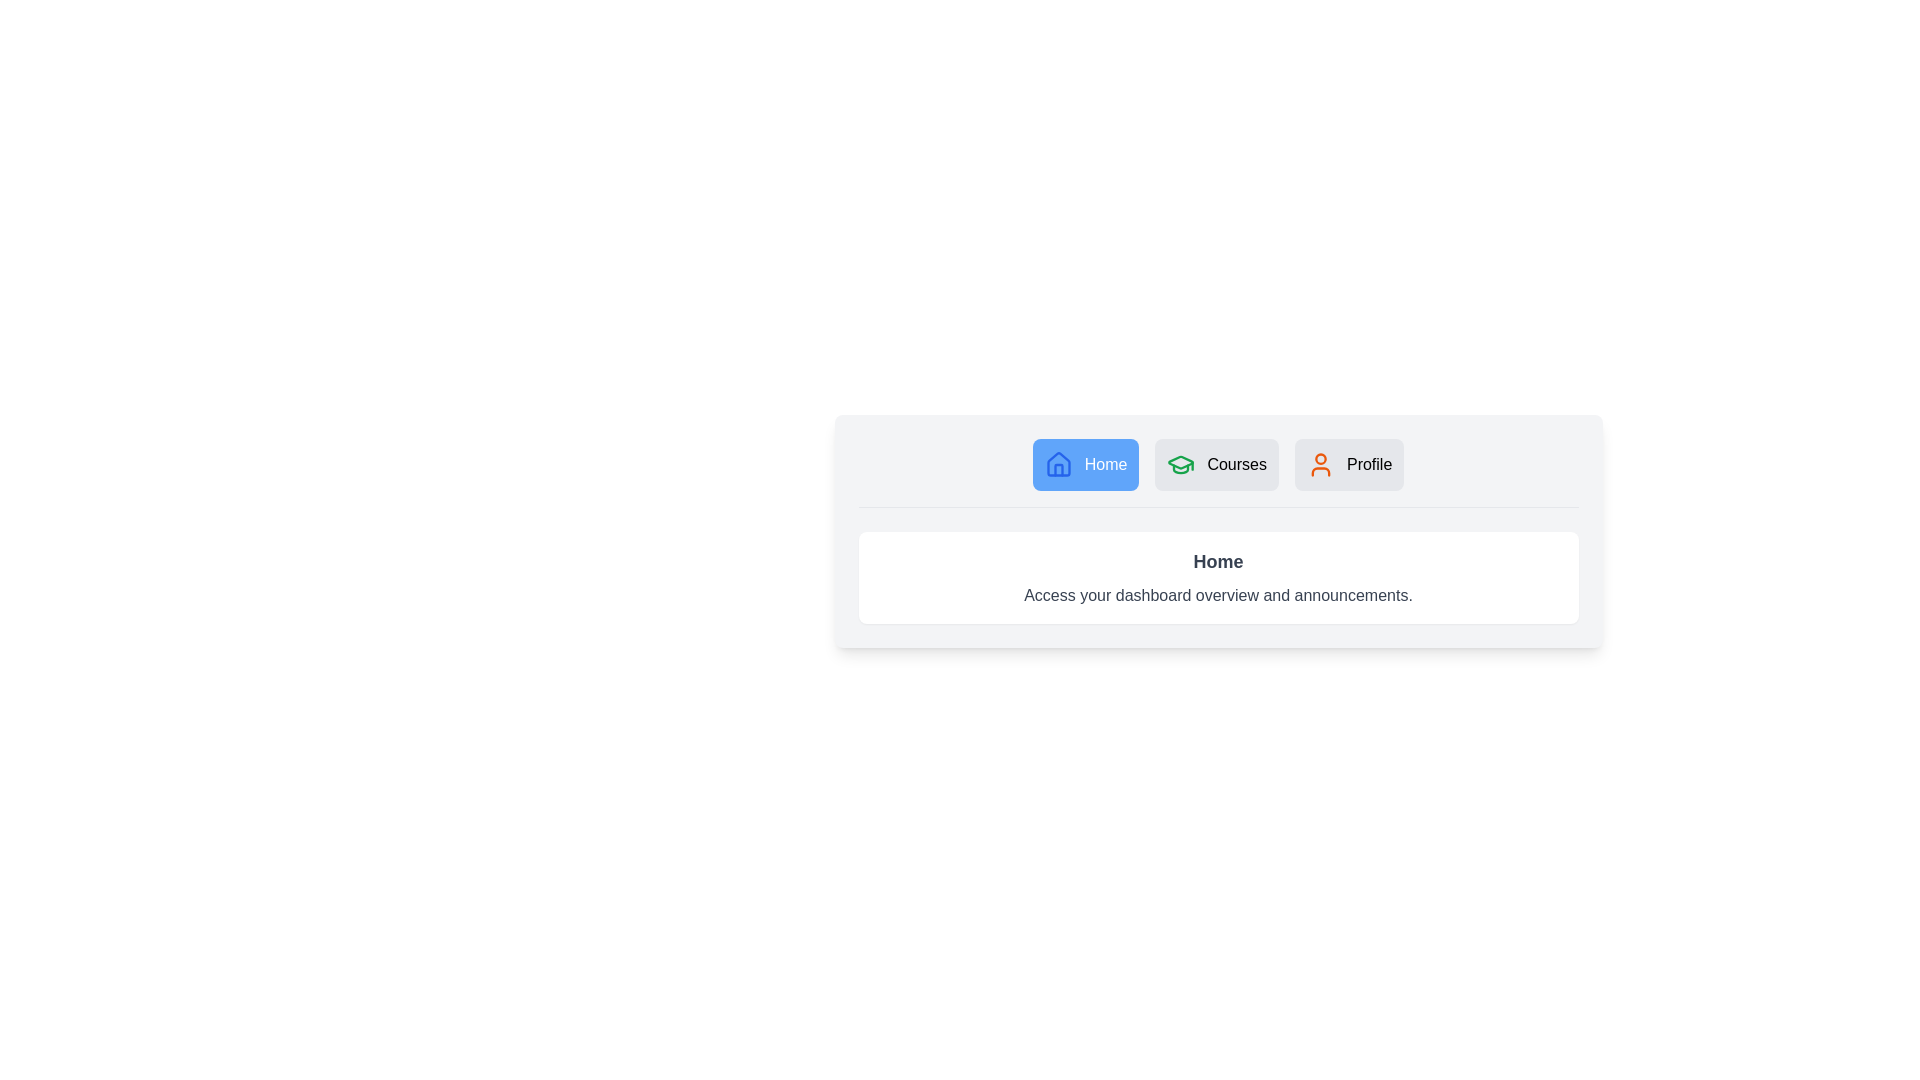 The image size is (1920, 1080). Describe the element at coordinates (1084, 465) in the screenshot. I see `the Home tab to observe its hover effect` at that location.